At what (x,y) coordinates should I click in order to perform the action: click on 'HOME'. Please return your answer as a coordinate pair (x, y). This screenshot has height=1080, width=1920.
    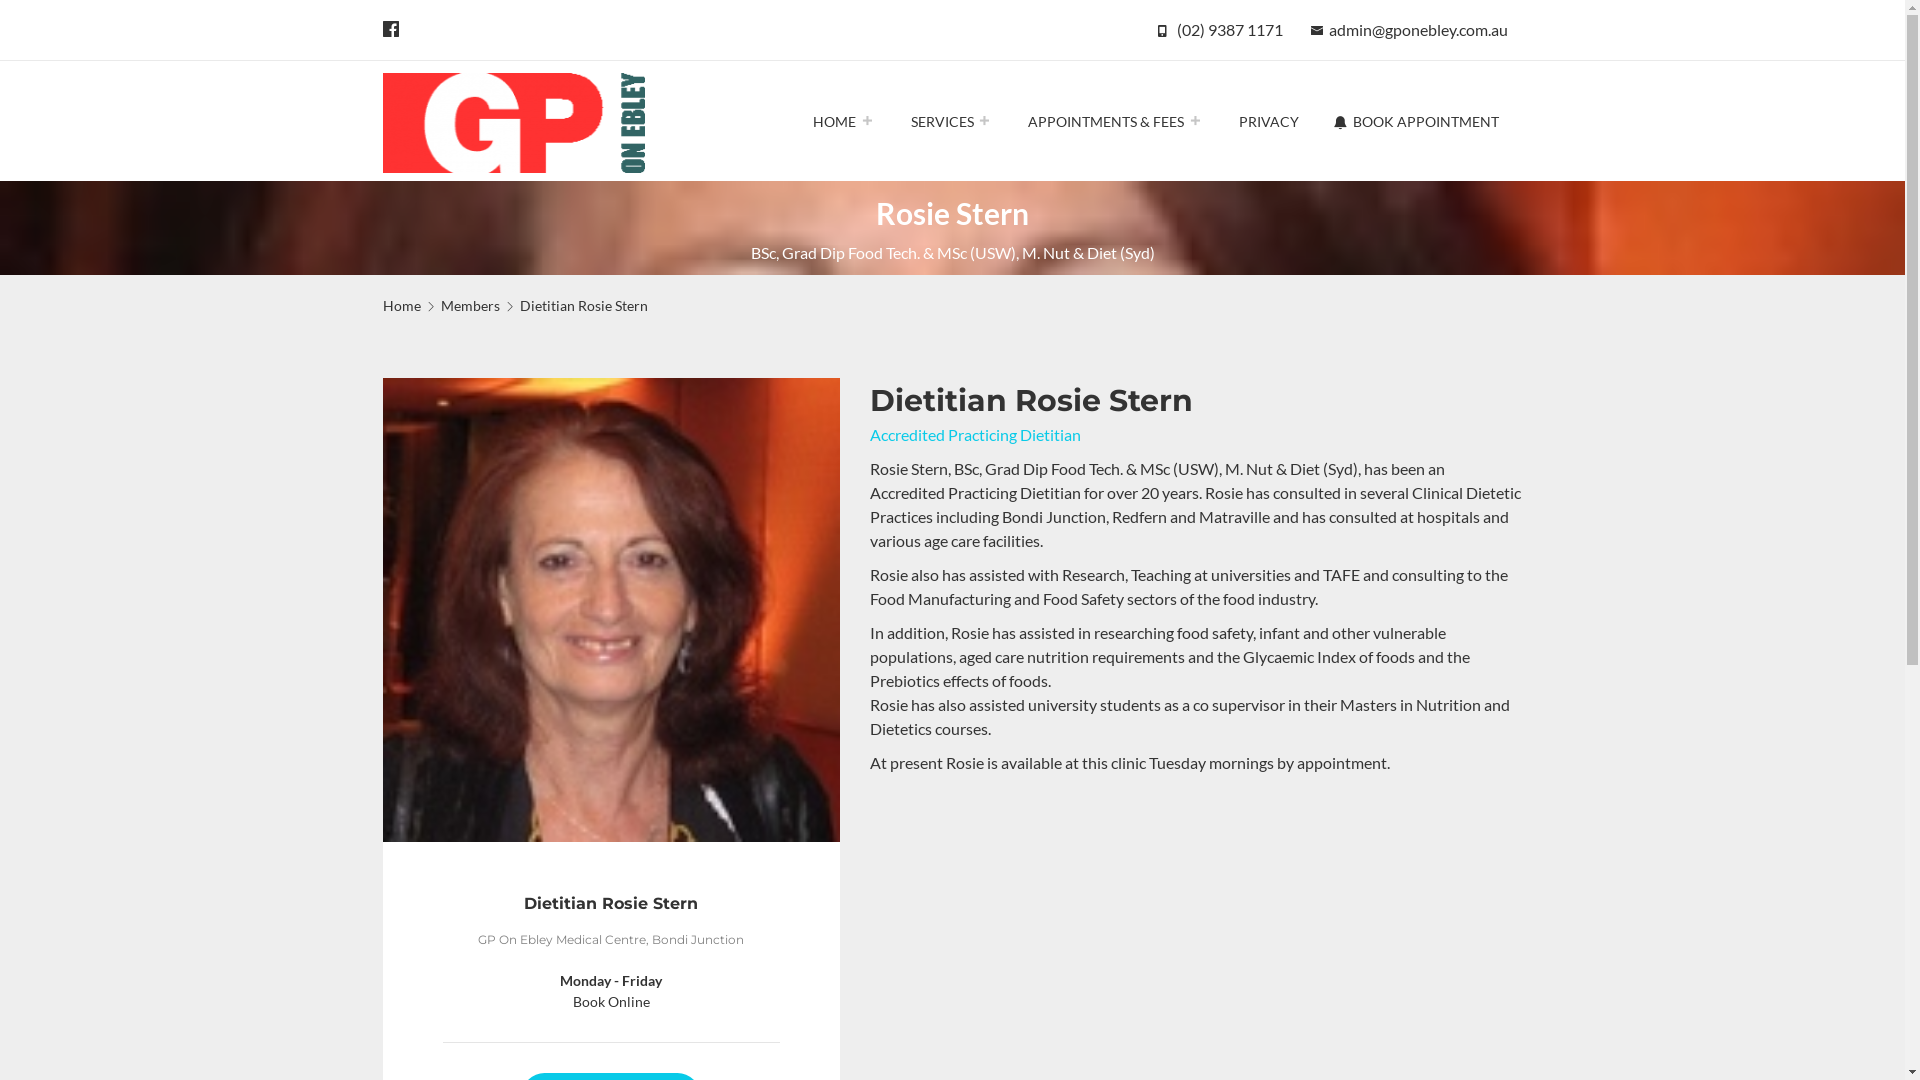
    Looking at the image, I should click on (843, 120).